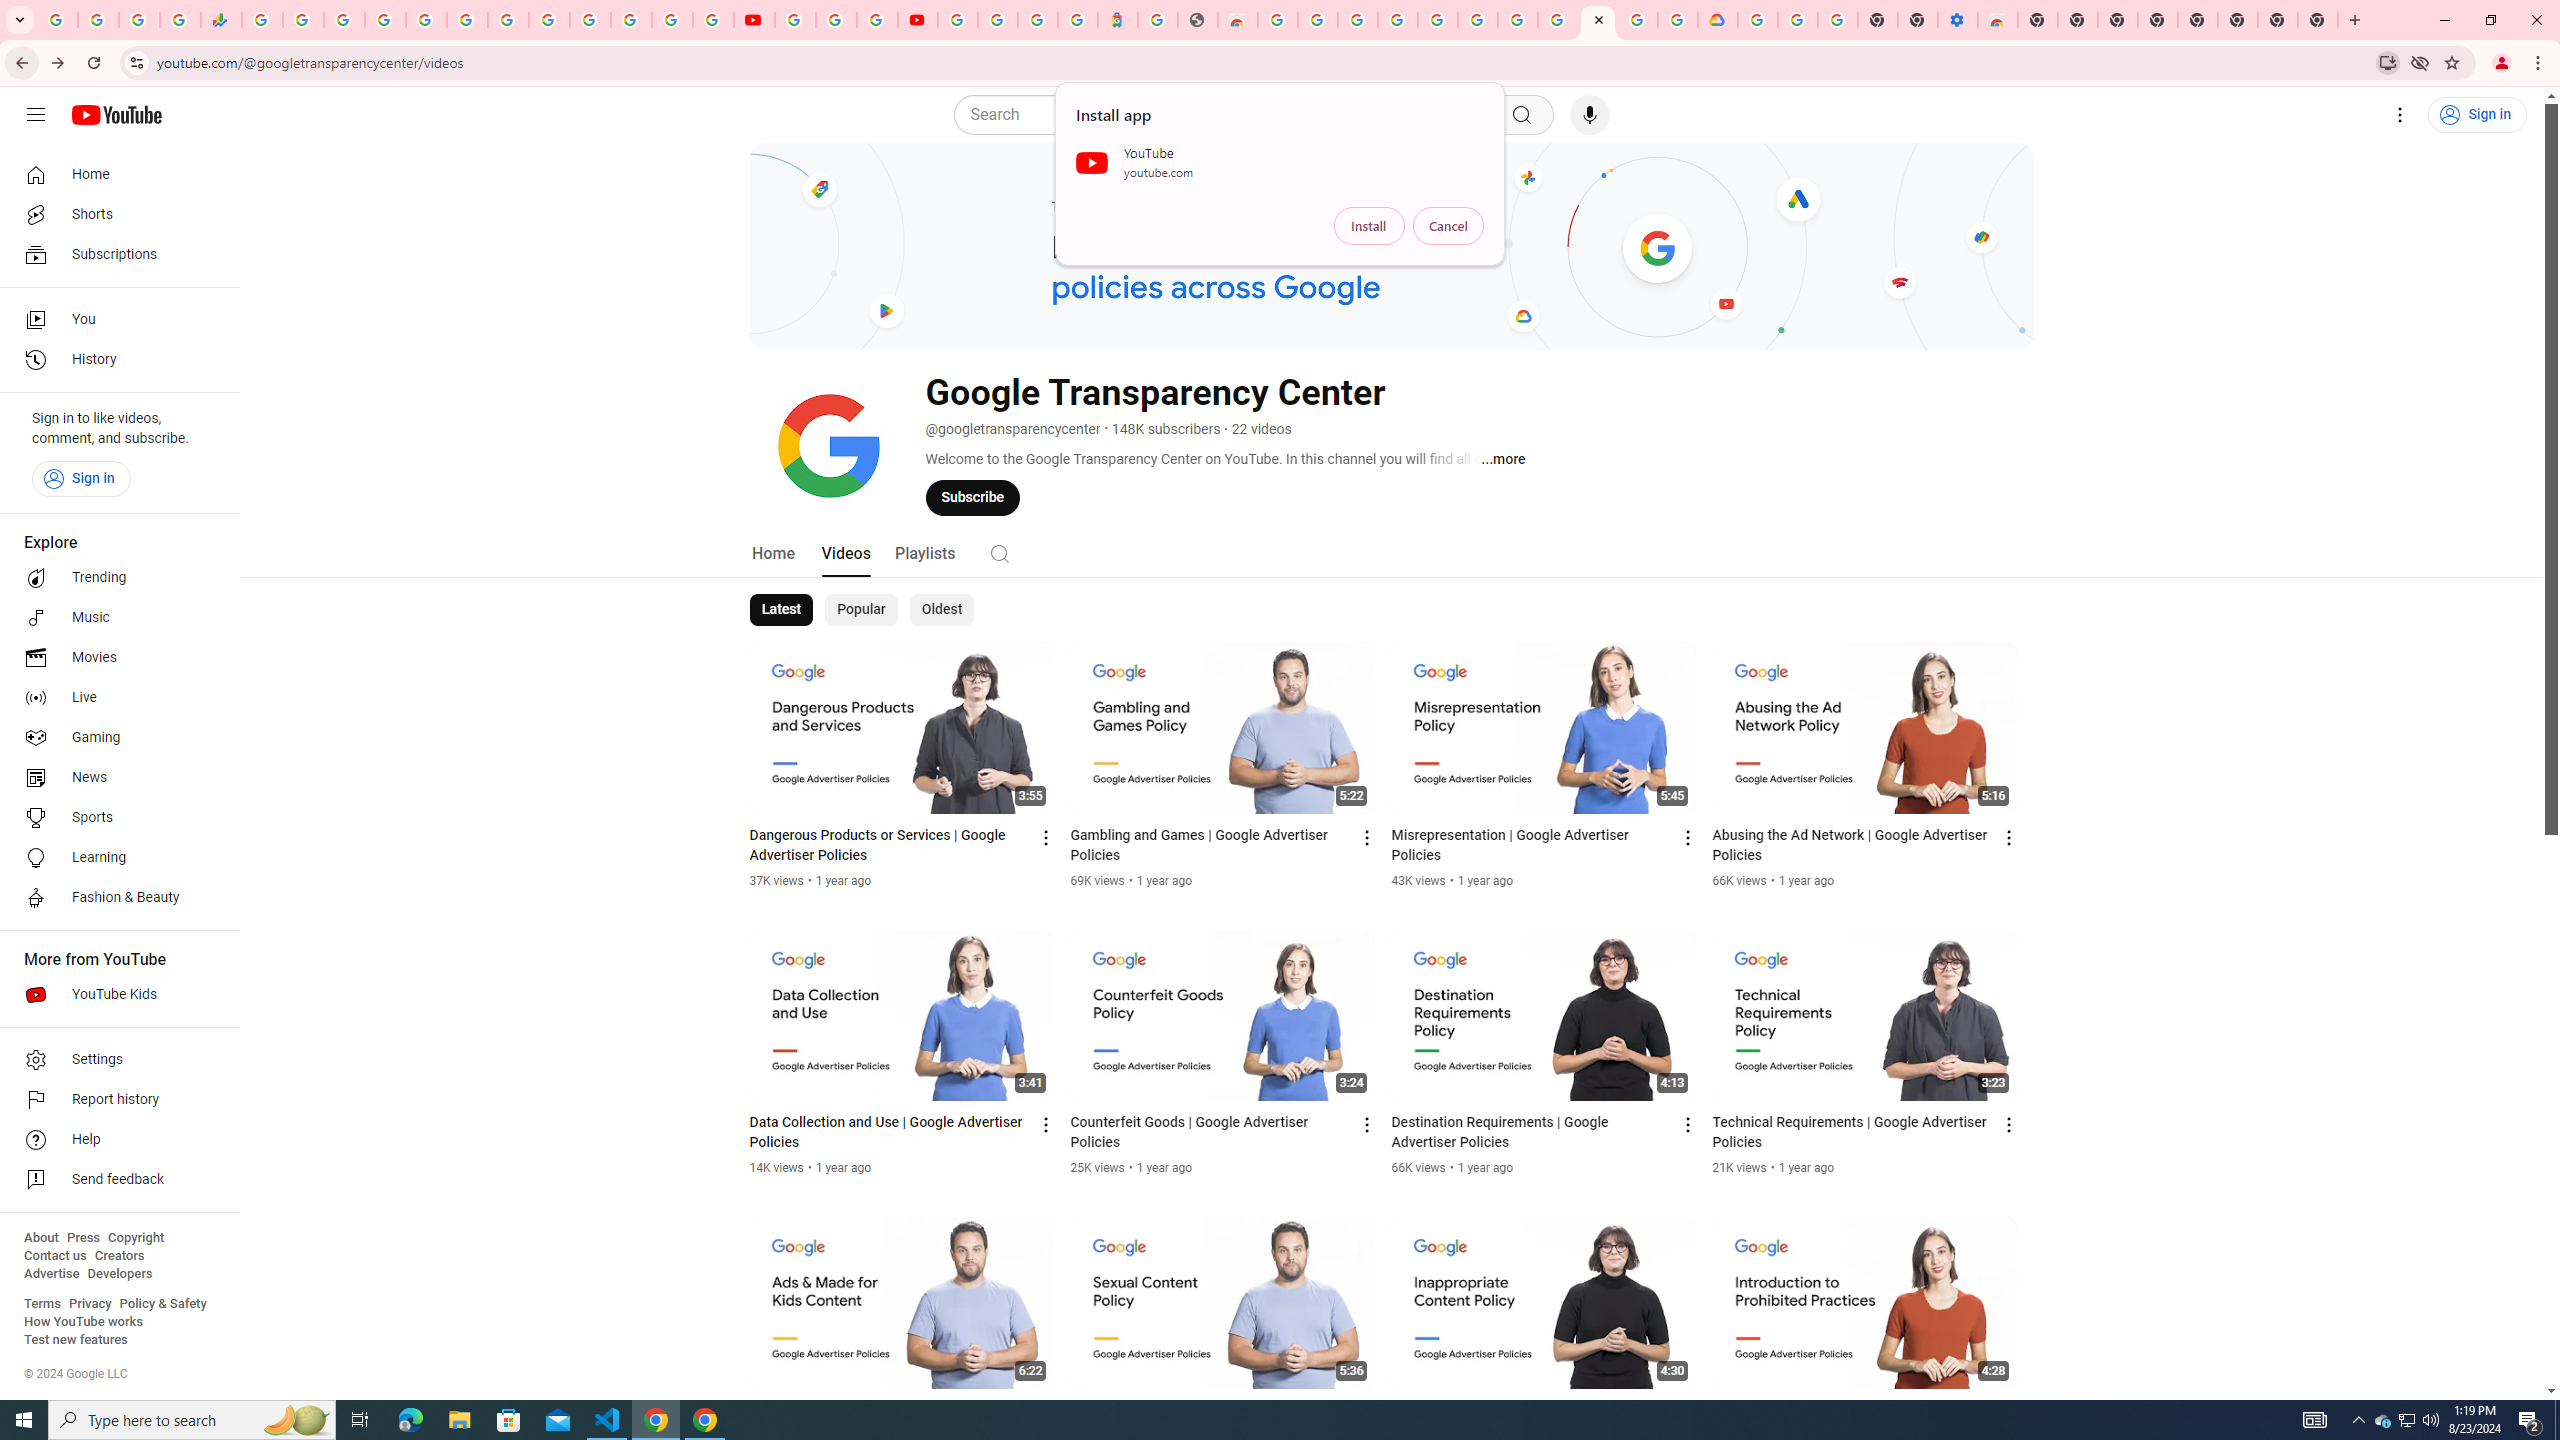  What do you see at coordinates (971, 497) in the screenshot?
I see `'Subscribe'` at bounding box center [971, 497].